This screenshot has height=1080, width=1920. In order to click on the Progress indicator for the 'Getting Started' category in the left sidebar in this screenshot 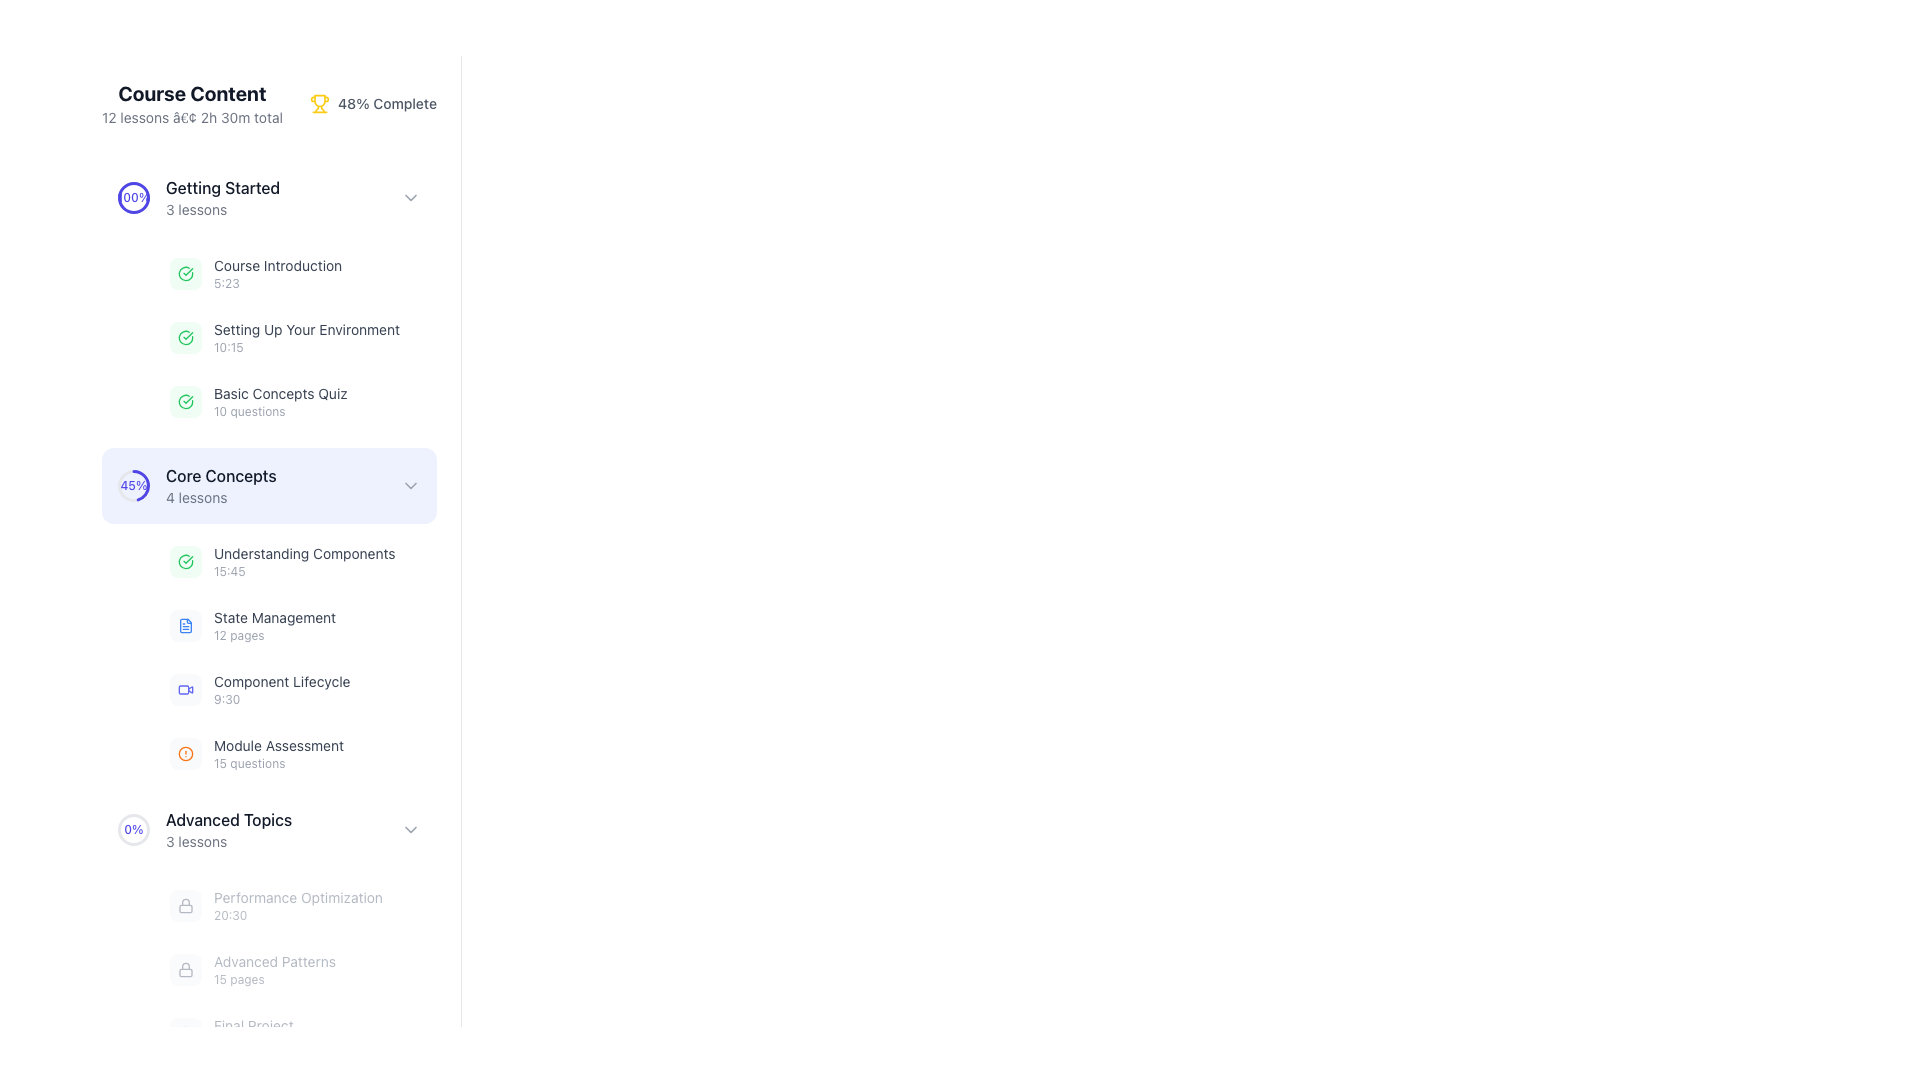, I will do `click(199, 197)`.